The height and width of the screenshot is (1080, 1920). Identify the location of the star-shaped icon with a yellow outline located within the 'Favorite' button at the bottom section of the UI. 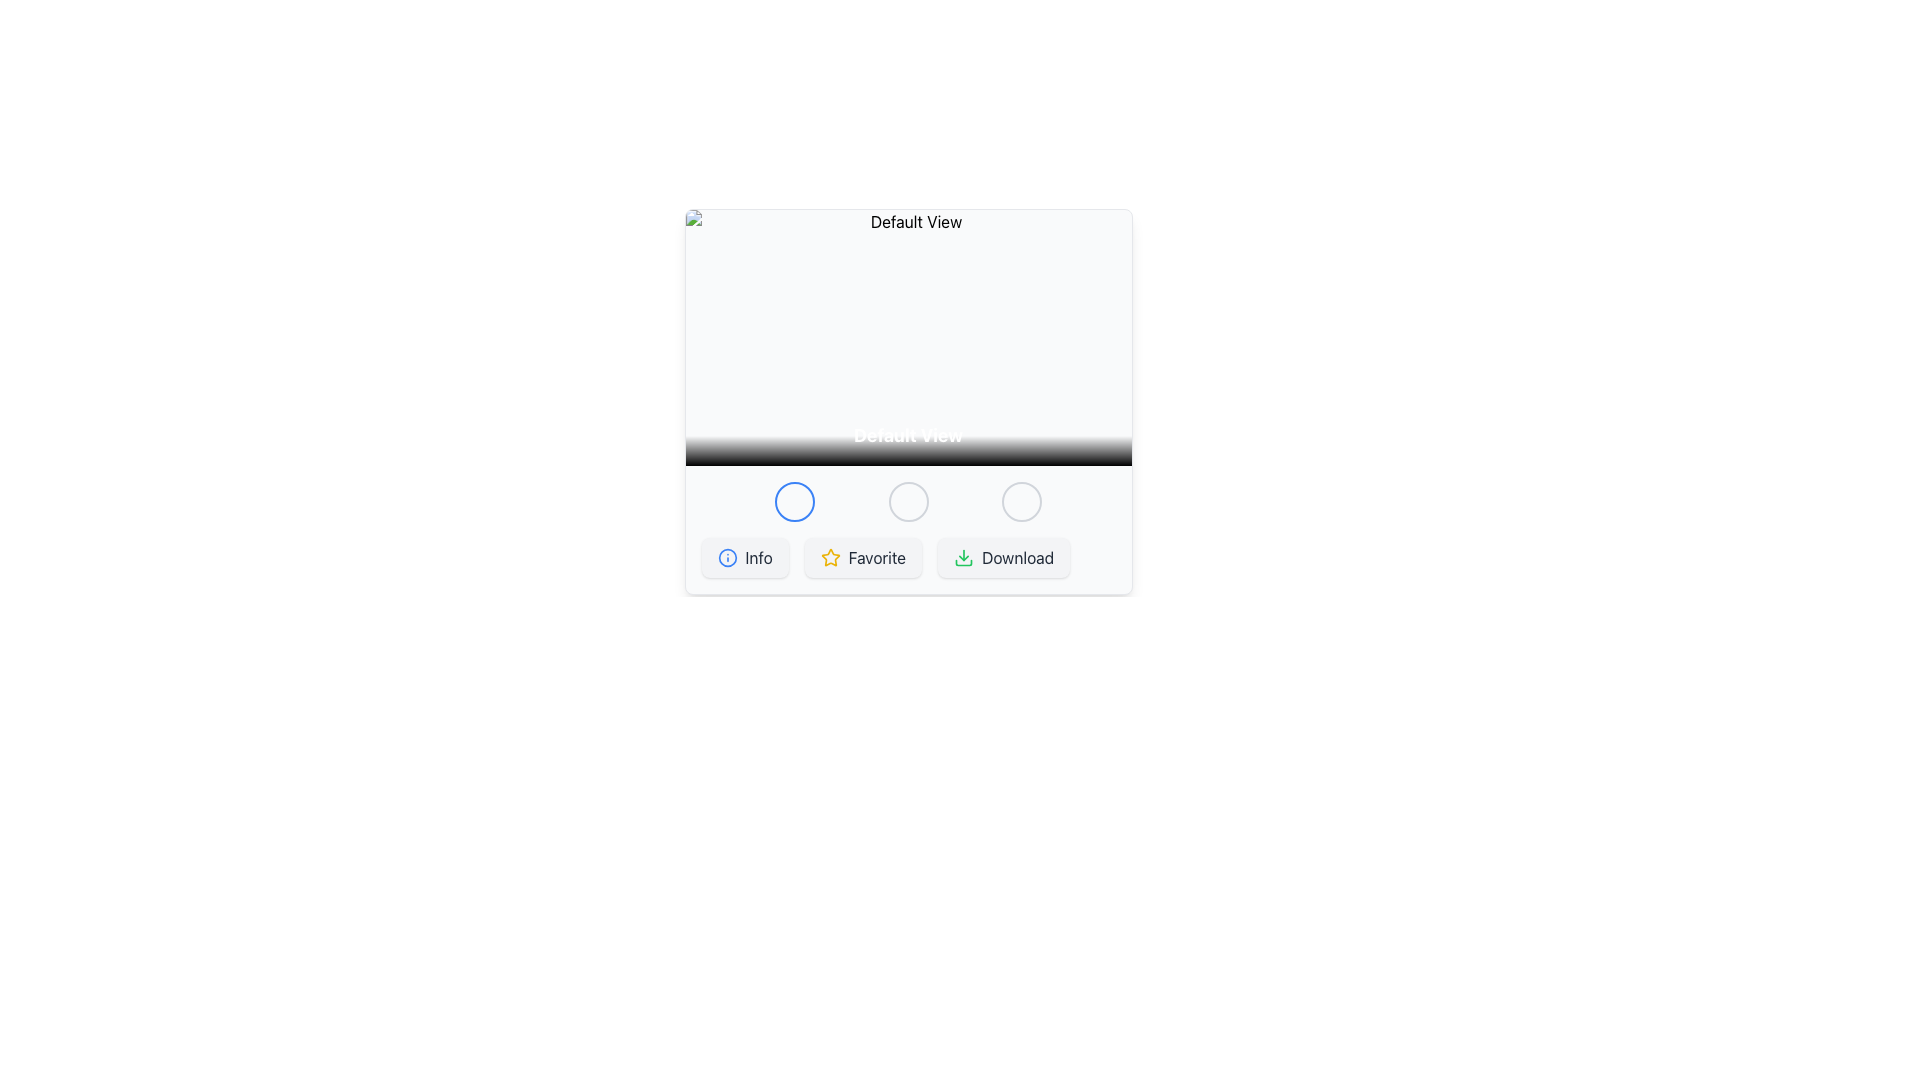
(830, 558).